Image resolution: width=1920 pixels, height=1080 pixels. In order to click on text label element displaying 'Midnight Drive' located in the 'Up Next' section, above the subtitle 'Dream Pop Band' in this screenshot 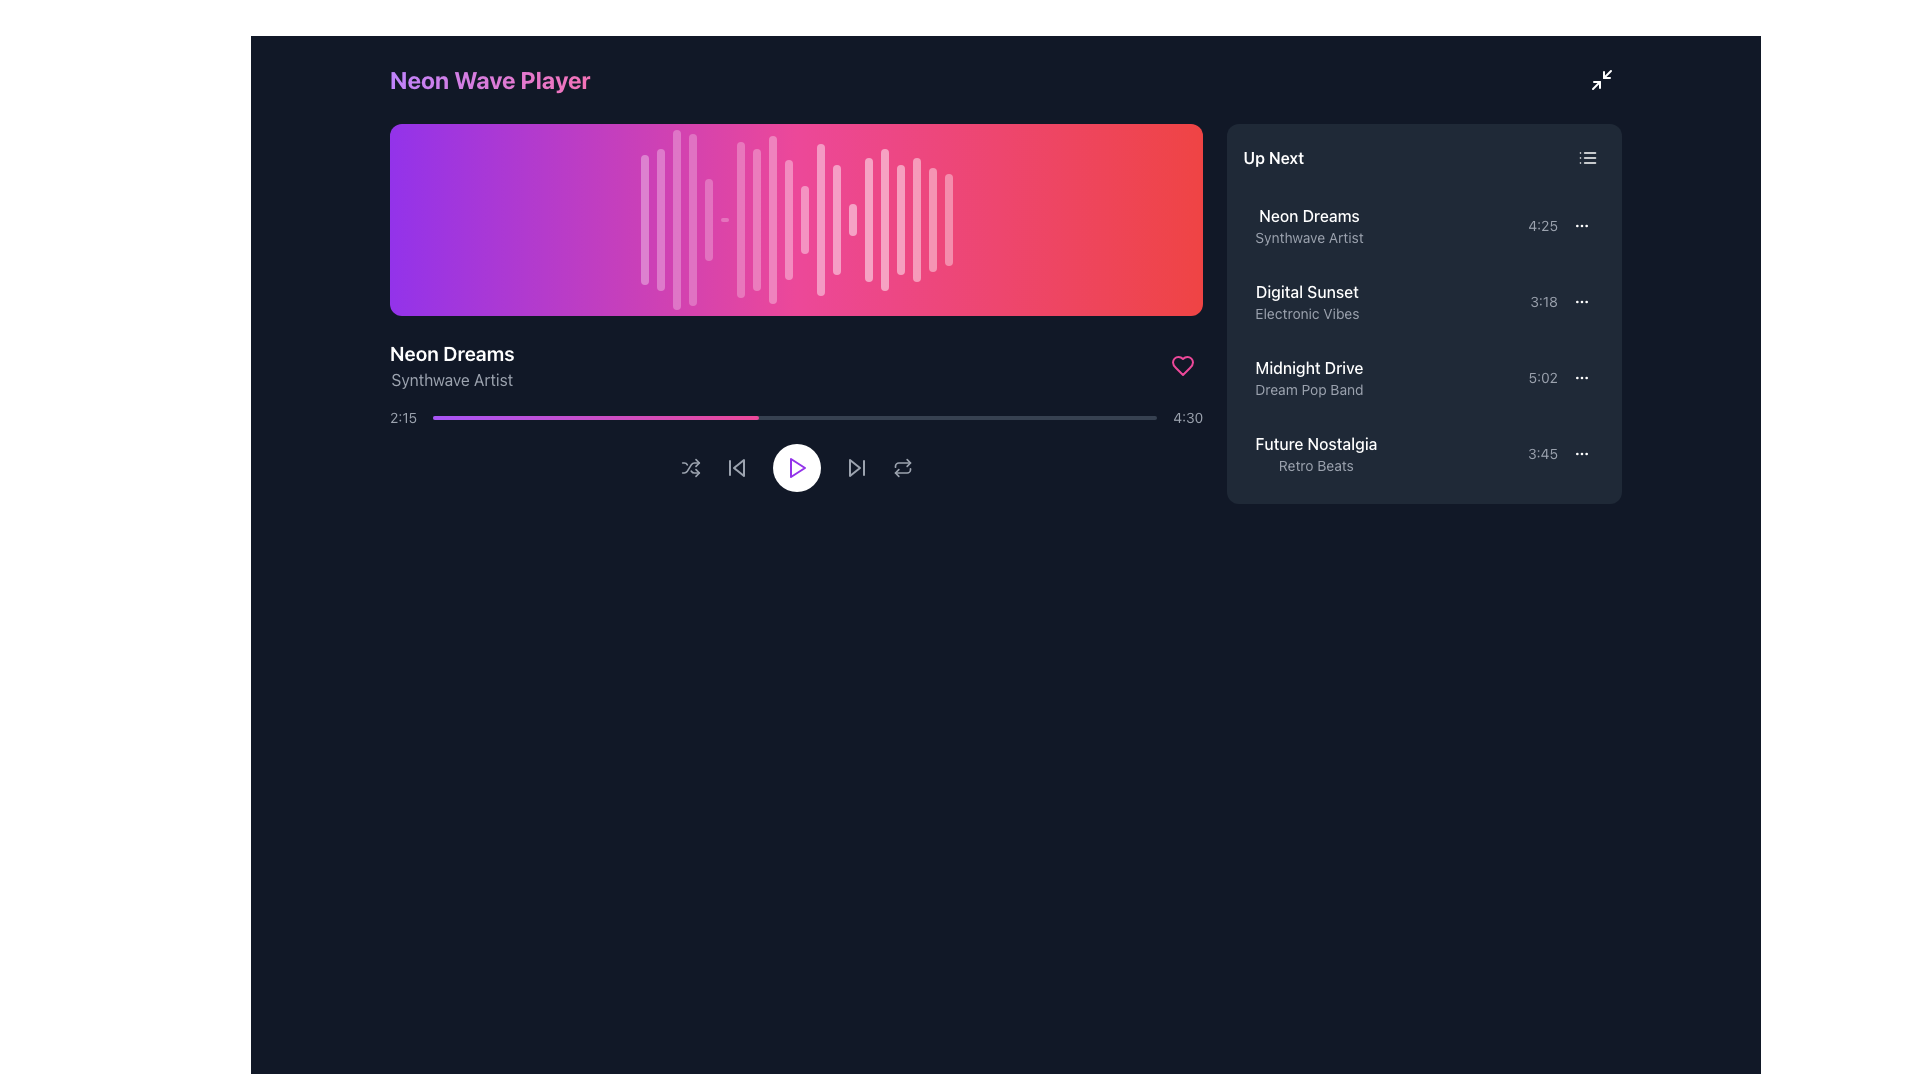, I will do `click(1309, 367)`.